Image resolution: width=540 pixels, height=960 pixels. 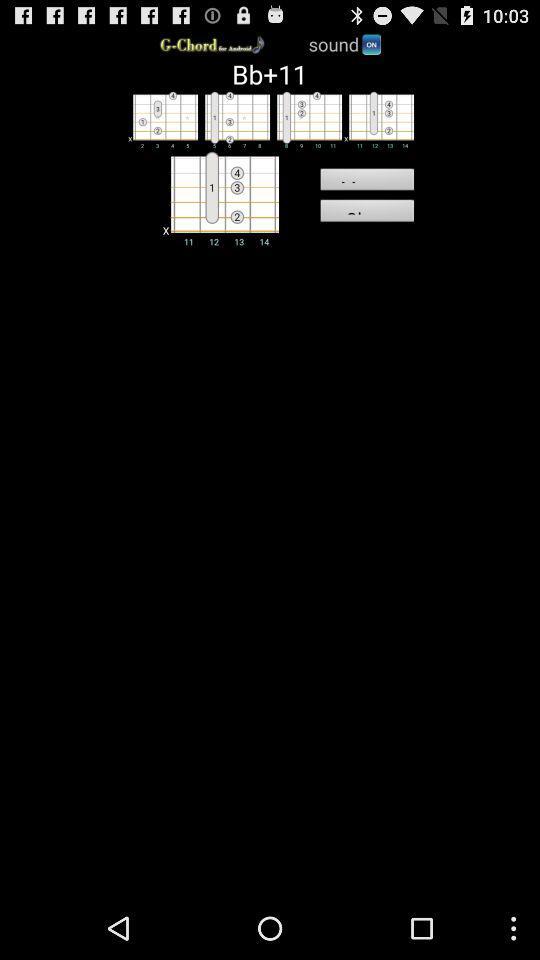 I want to click on the memo icon, so click(x=366, y=182).